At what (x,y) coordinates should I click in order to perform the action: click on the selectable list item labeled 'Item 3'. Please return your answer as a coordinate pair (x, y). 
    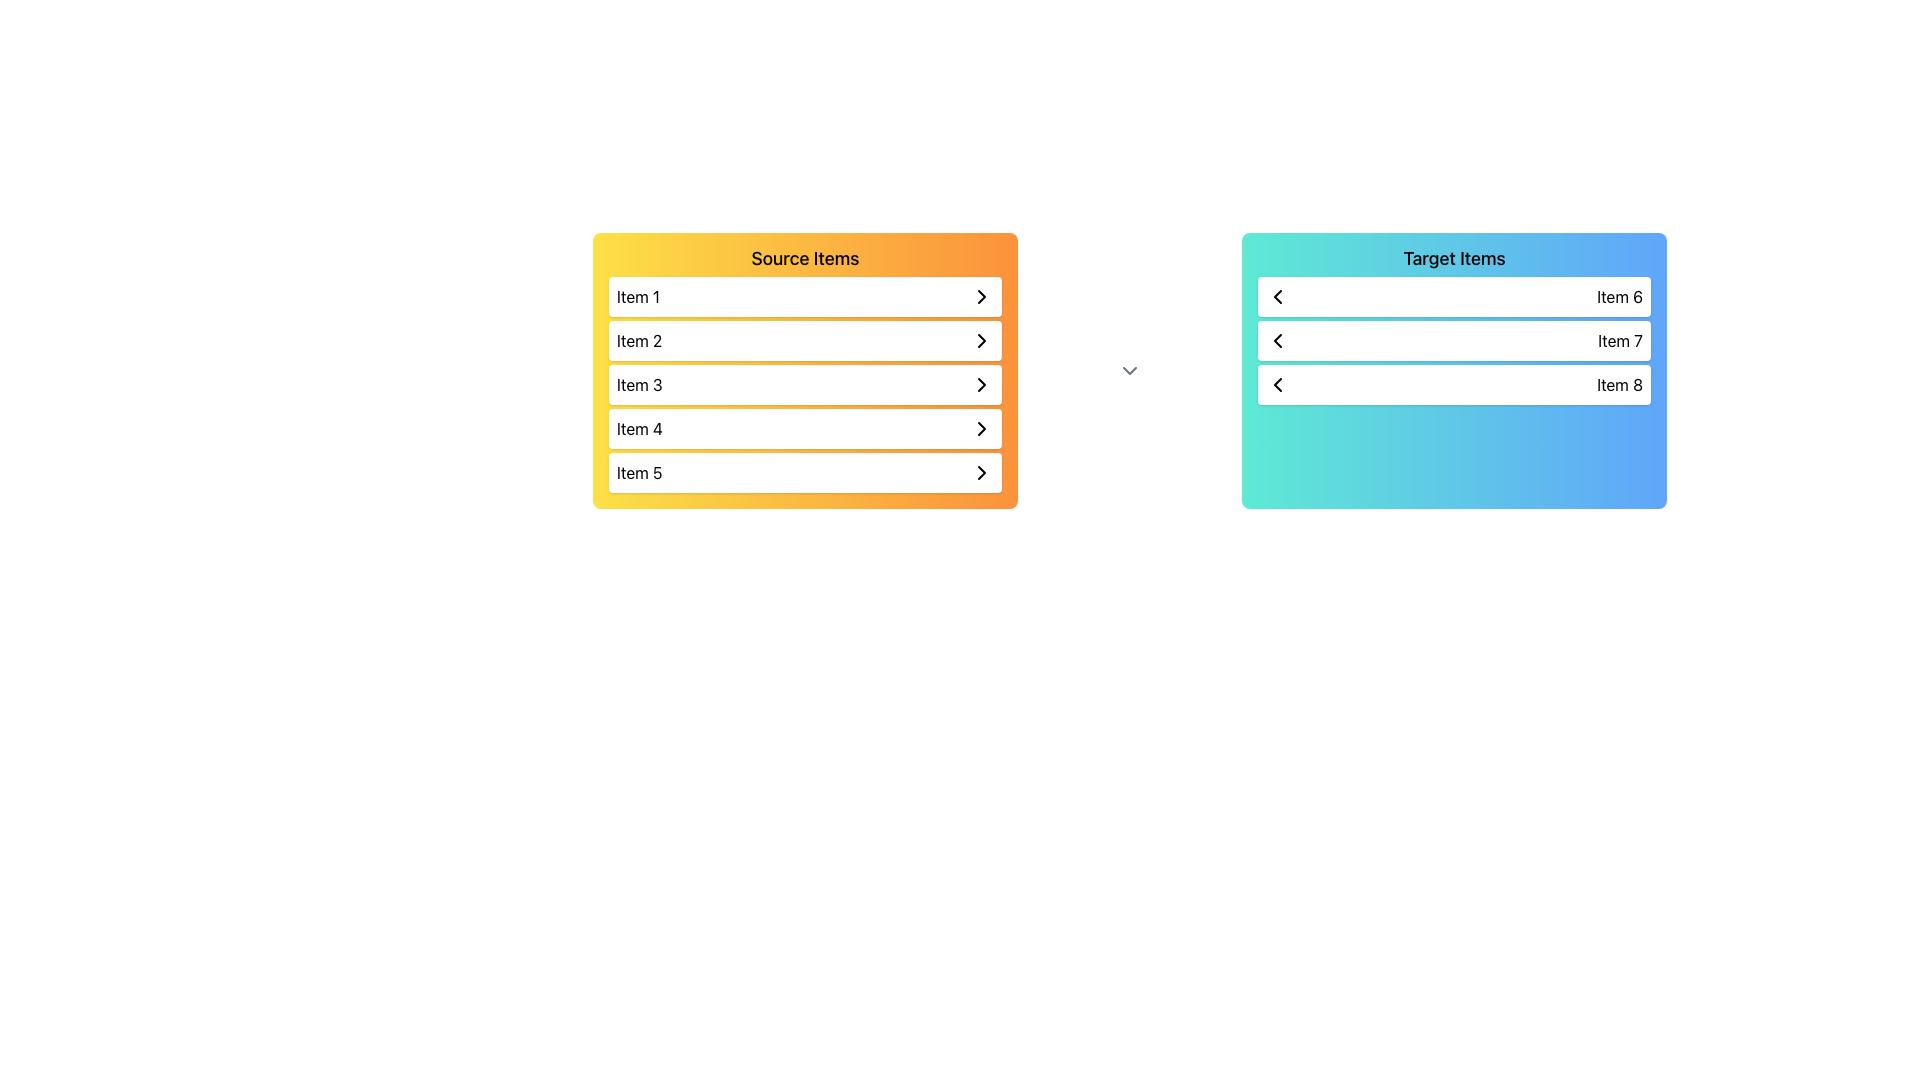
    Looking at the image, I should click on (805, 385).